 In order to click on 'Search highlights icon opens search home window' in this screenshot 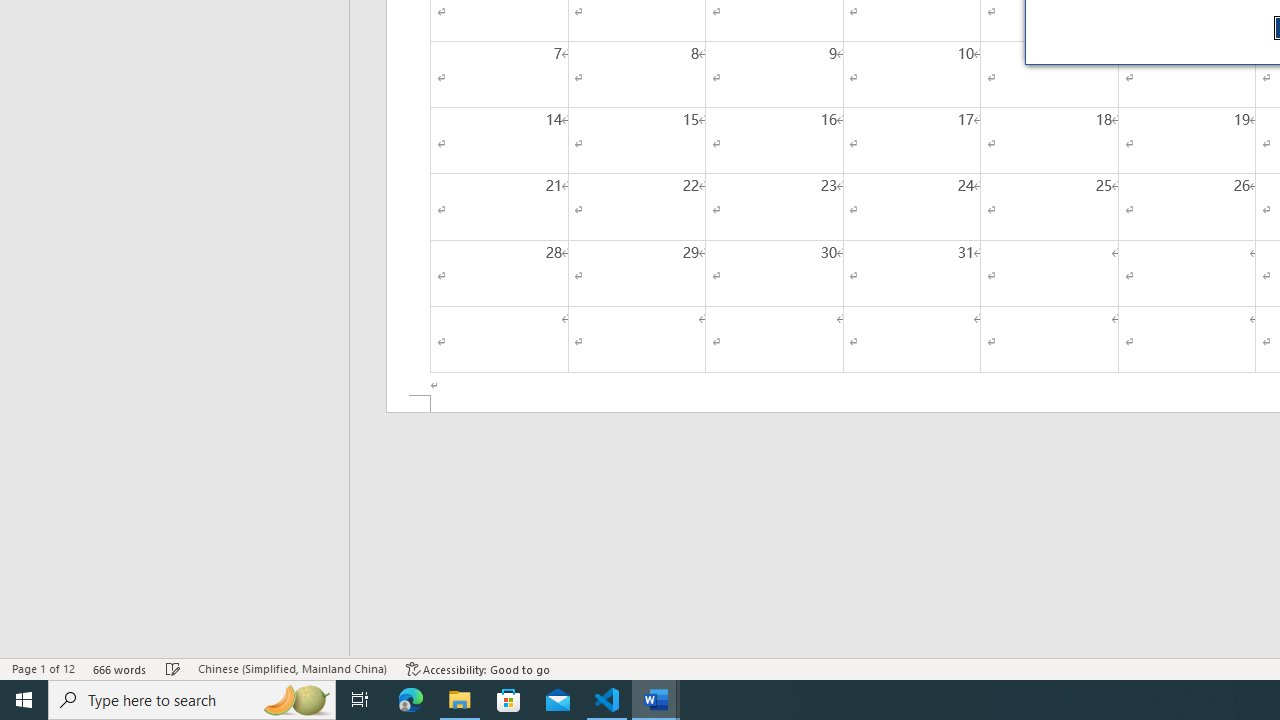, I will do `click(294, 698)`.